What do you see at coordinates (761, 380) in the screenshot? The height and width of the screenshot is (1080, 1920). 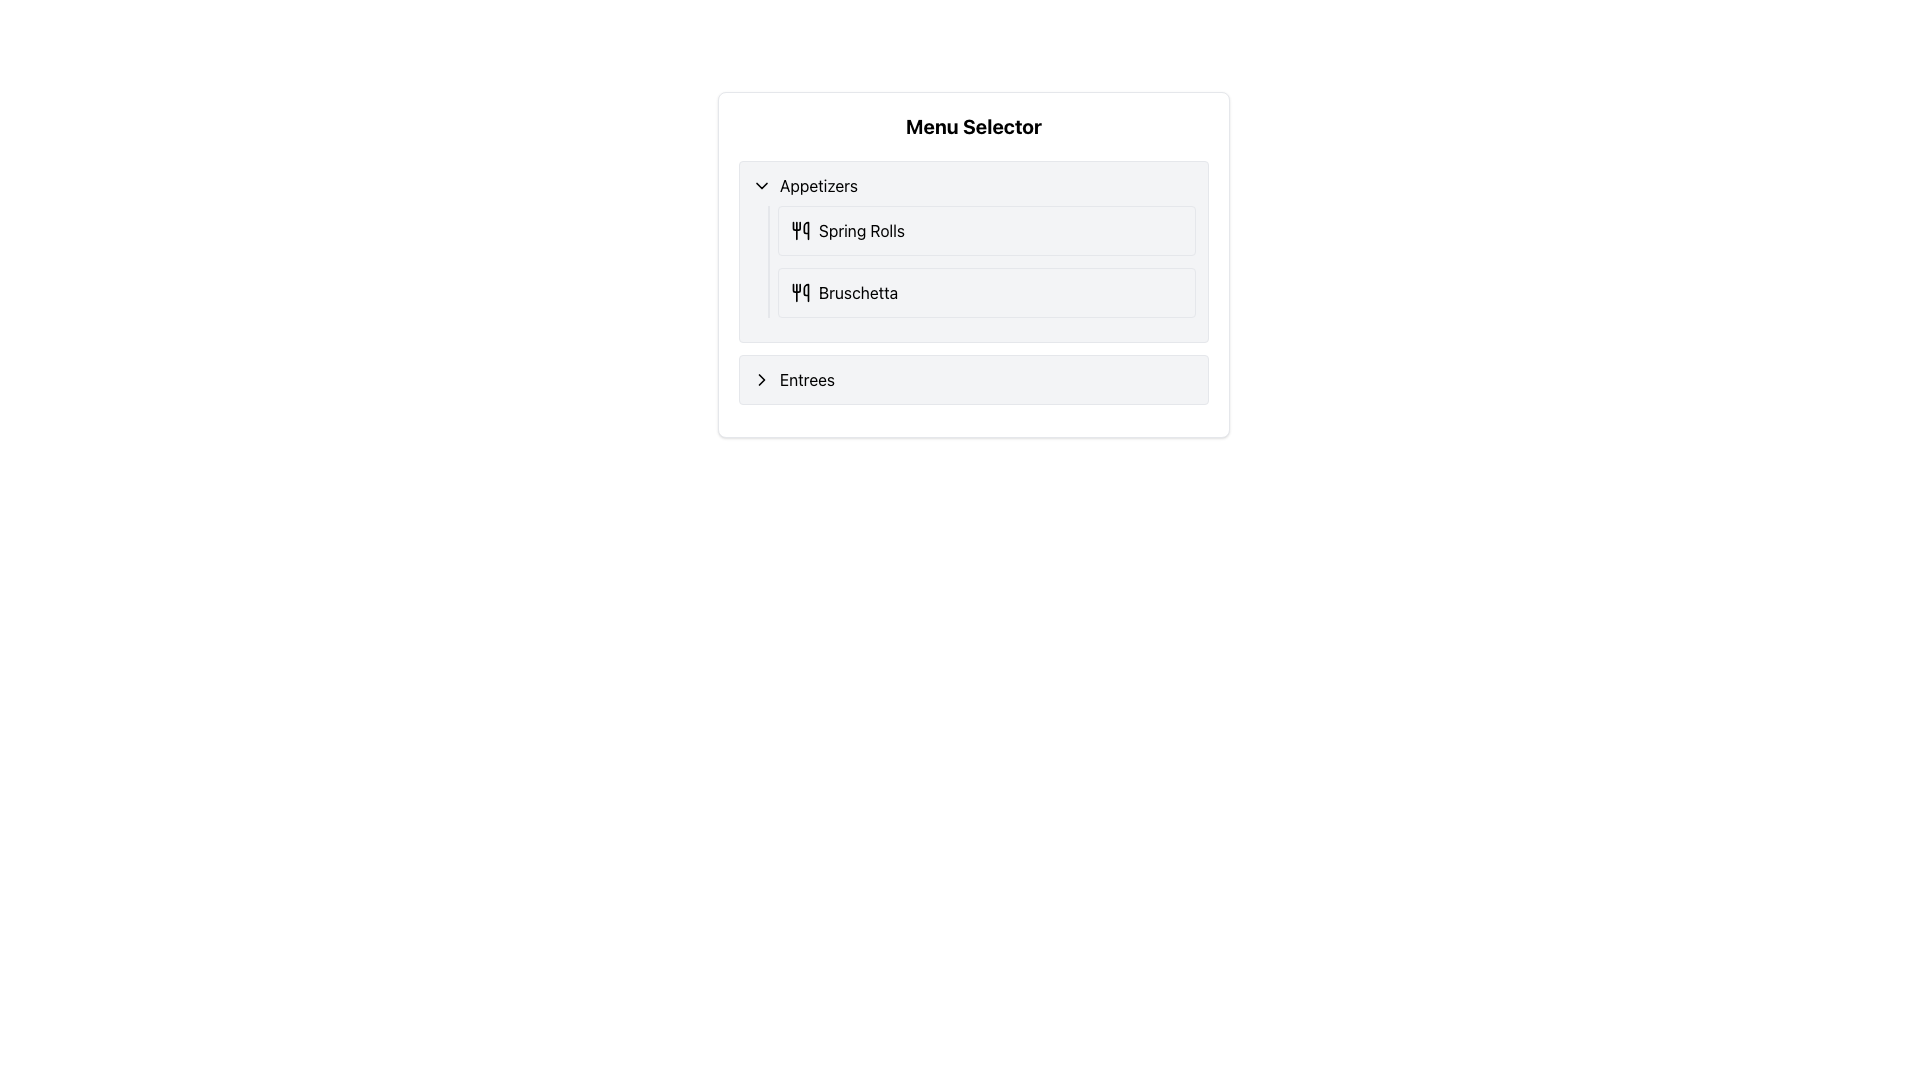 I see `the icon next to 'Appetizers'` at bounding box center [761, 380].